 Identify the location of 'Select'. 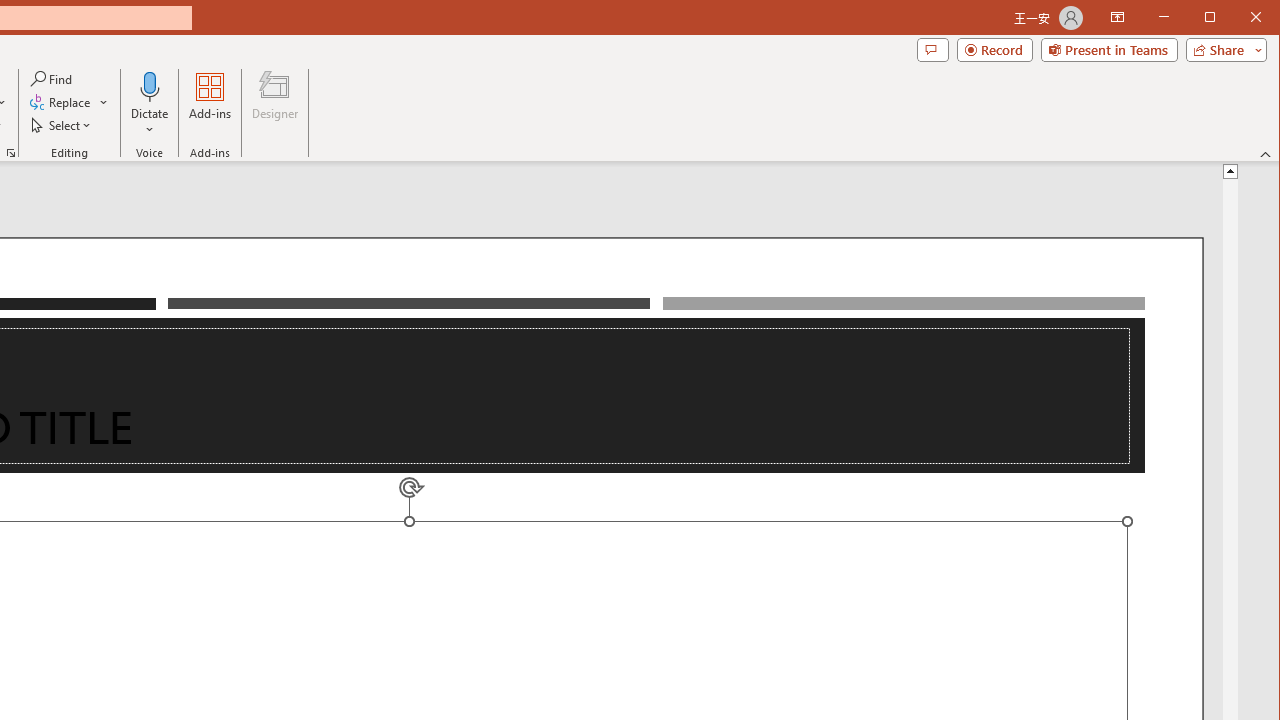
(62, 125).